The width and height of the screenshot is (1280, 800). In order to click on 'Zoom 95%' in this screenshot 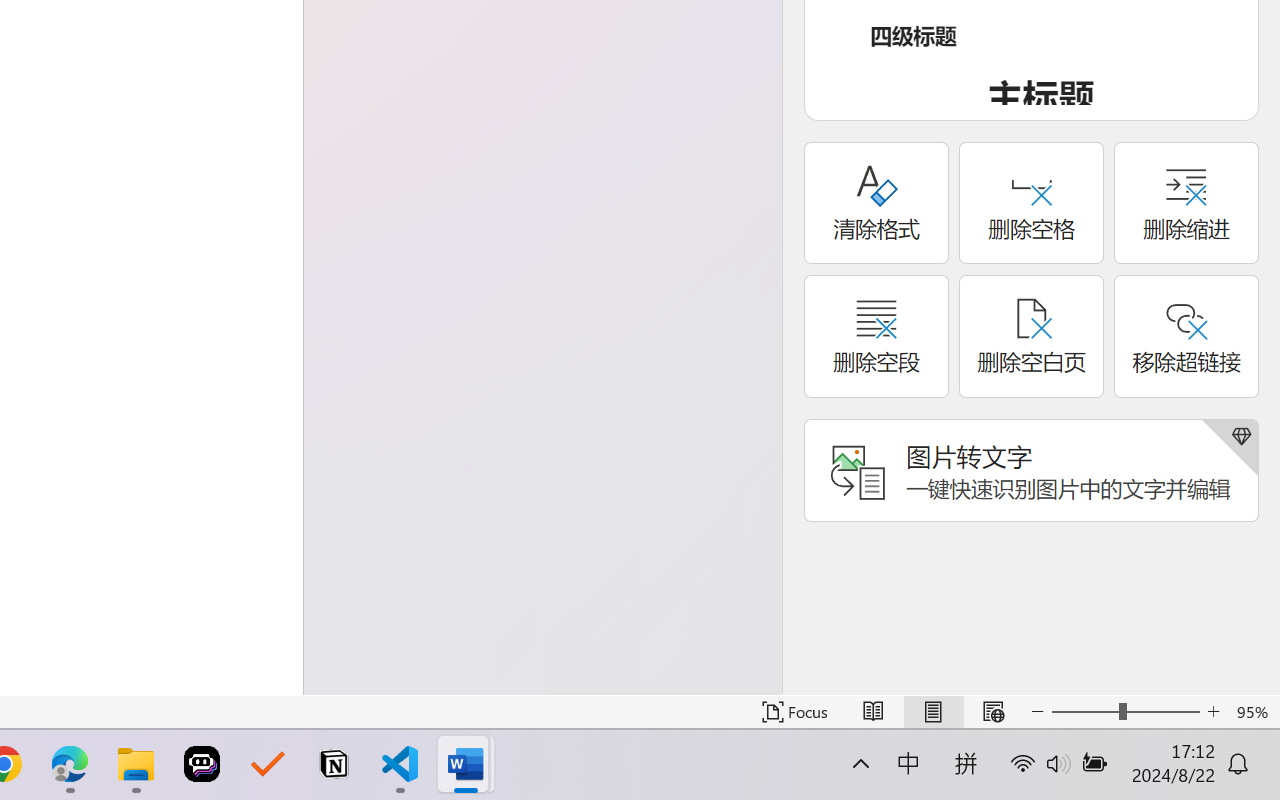, I will do `click(1252, 711)`.